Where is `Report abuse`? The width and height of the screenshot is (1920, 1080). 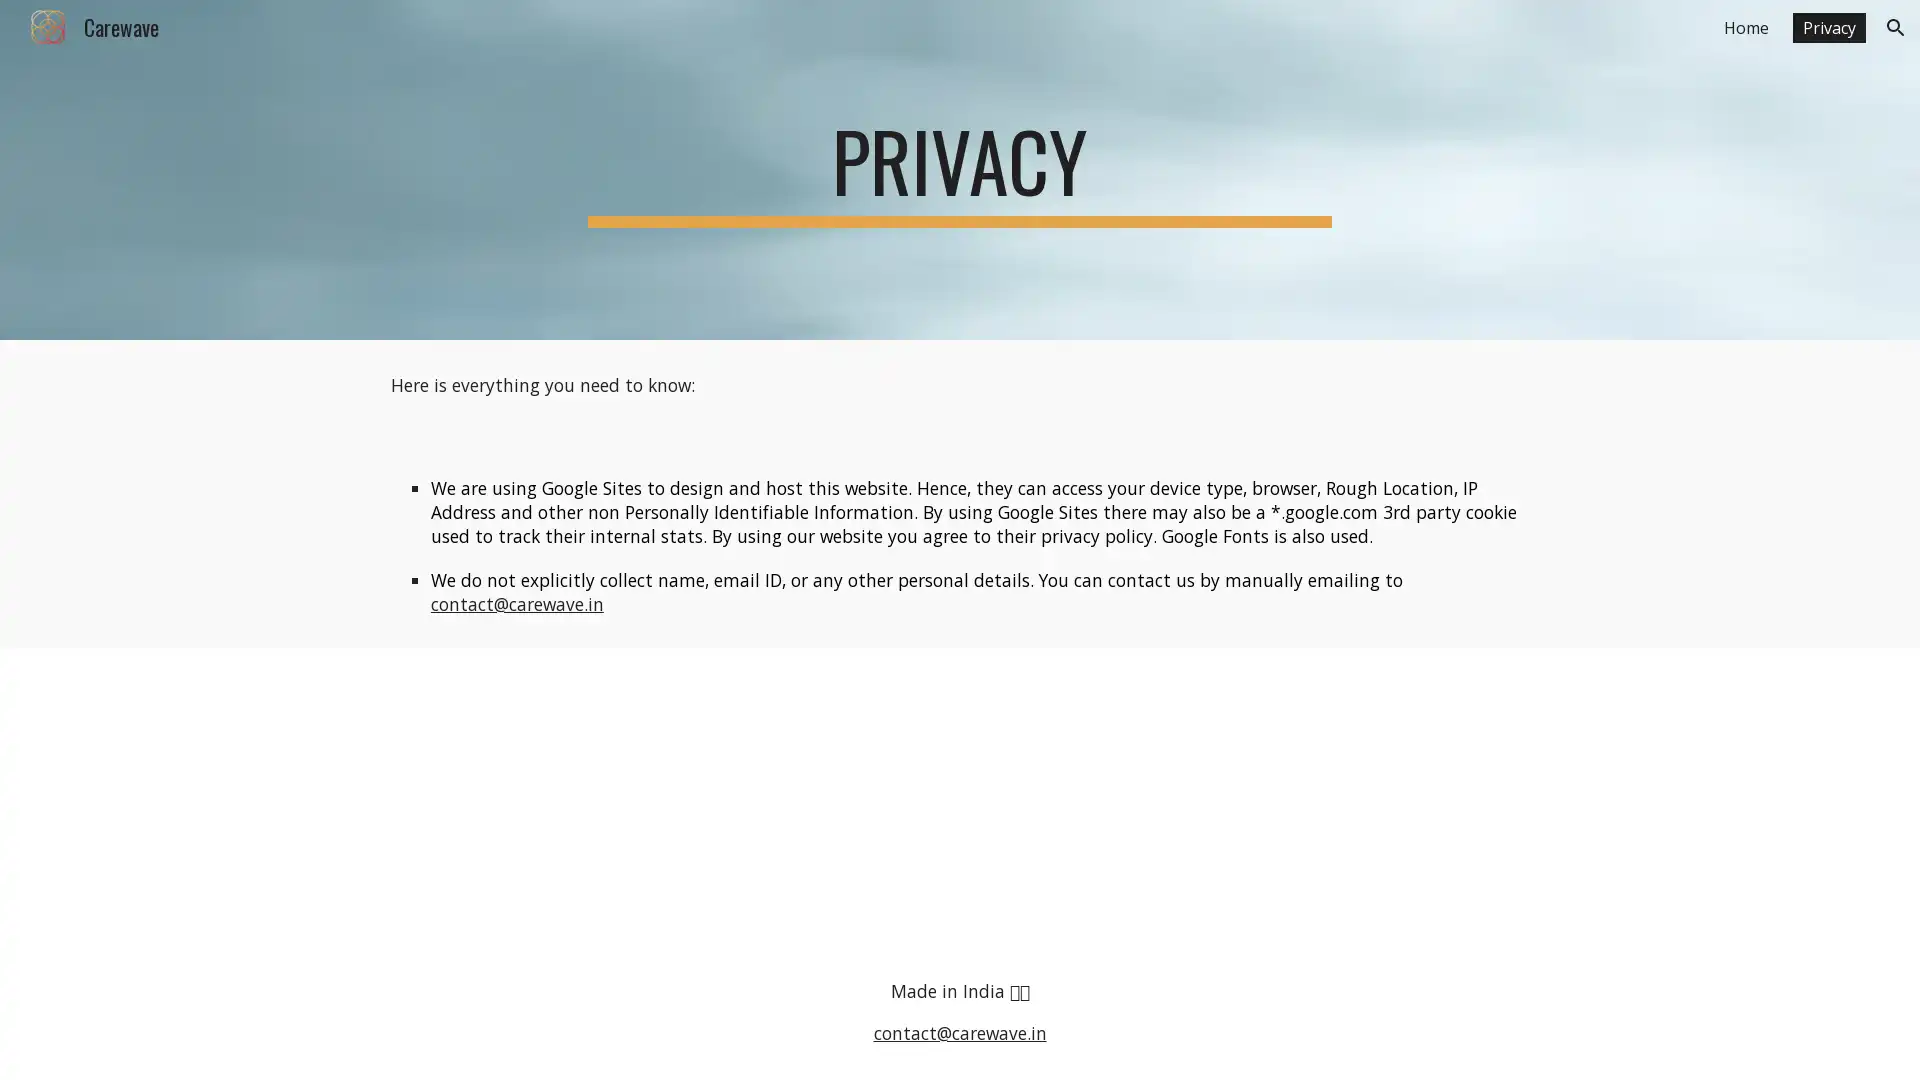
Report abuse is located at coordinates (183, 1044).